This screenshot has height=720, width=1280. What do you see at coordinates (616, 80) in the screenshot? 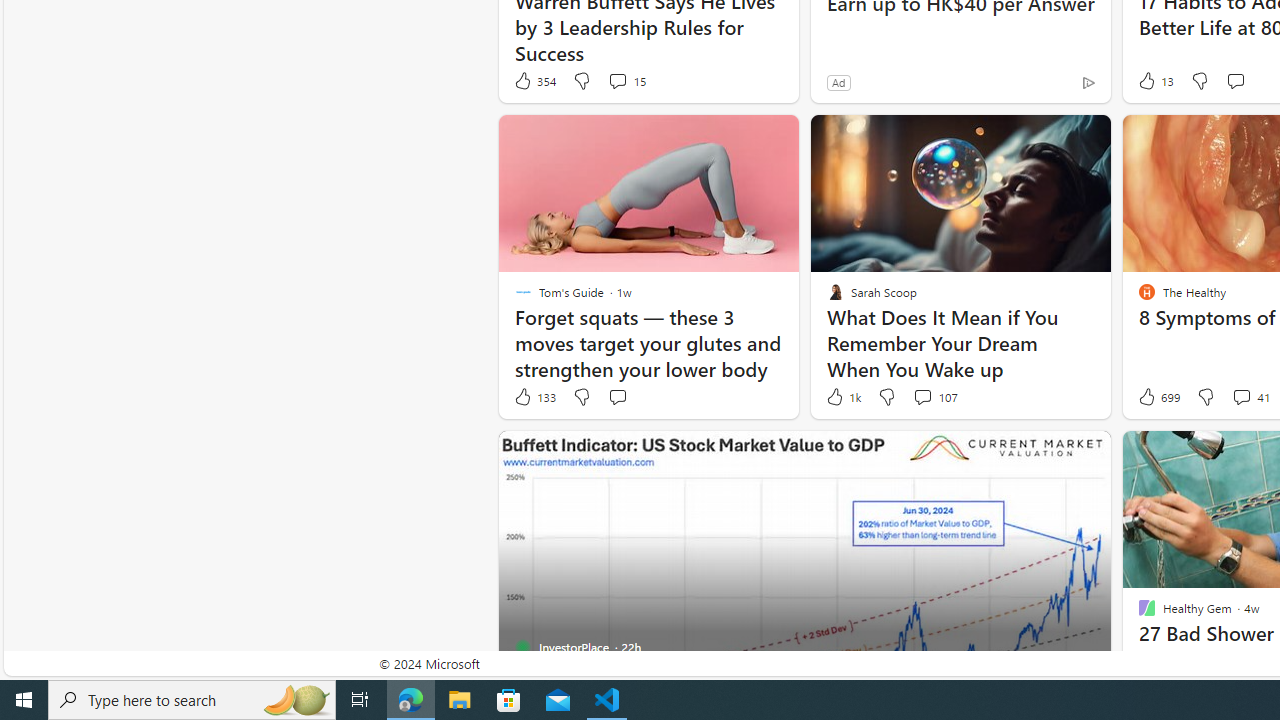
I see `'View comments 15 Comment'` at bounding box center [616, 80].